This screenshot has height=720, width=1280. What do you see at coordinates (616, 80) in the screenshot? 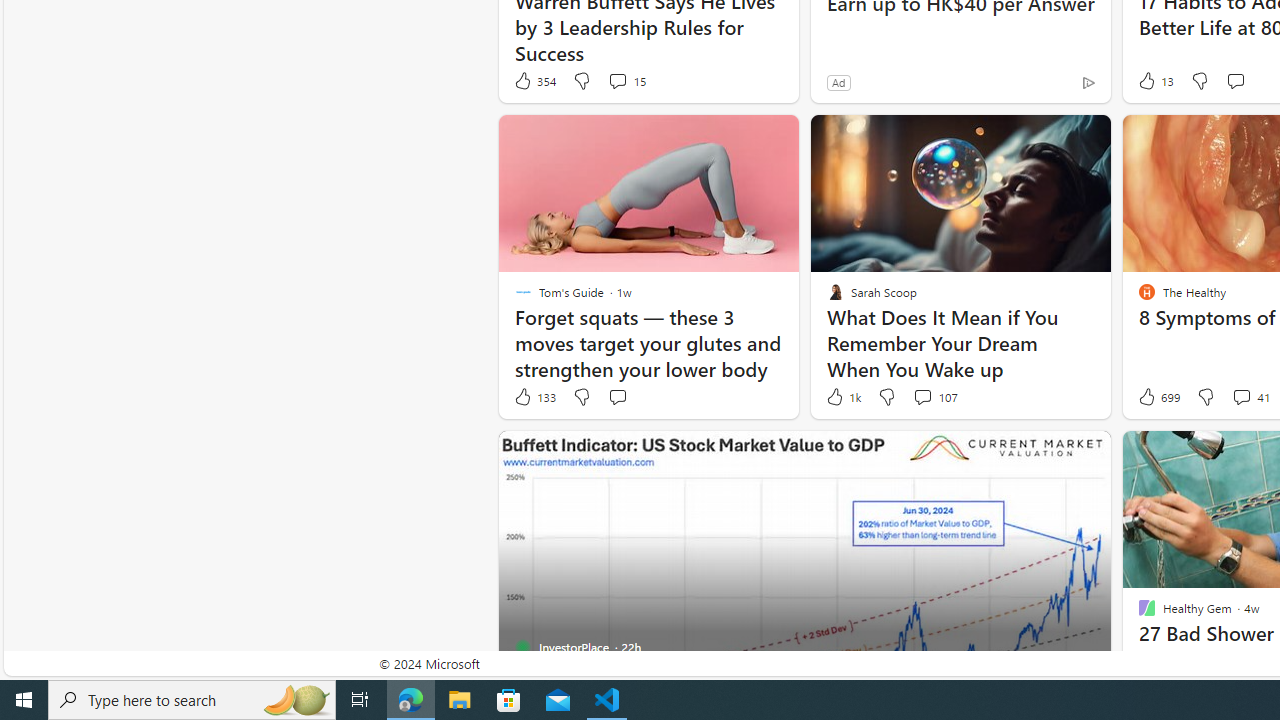
I see `'View comments 15 Comment'` at bounding box center [616, 80].